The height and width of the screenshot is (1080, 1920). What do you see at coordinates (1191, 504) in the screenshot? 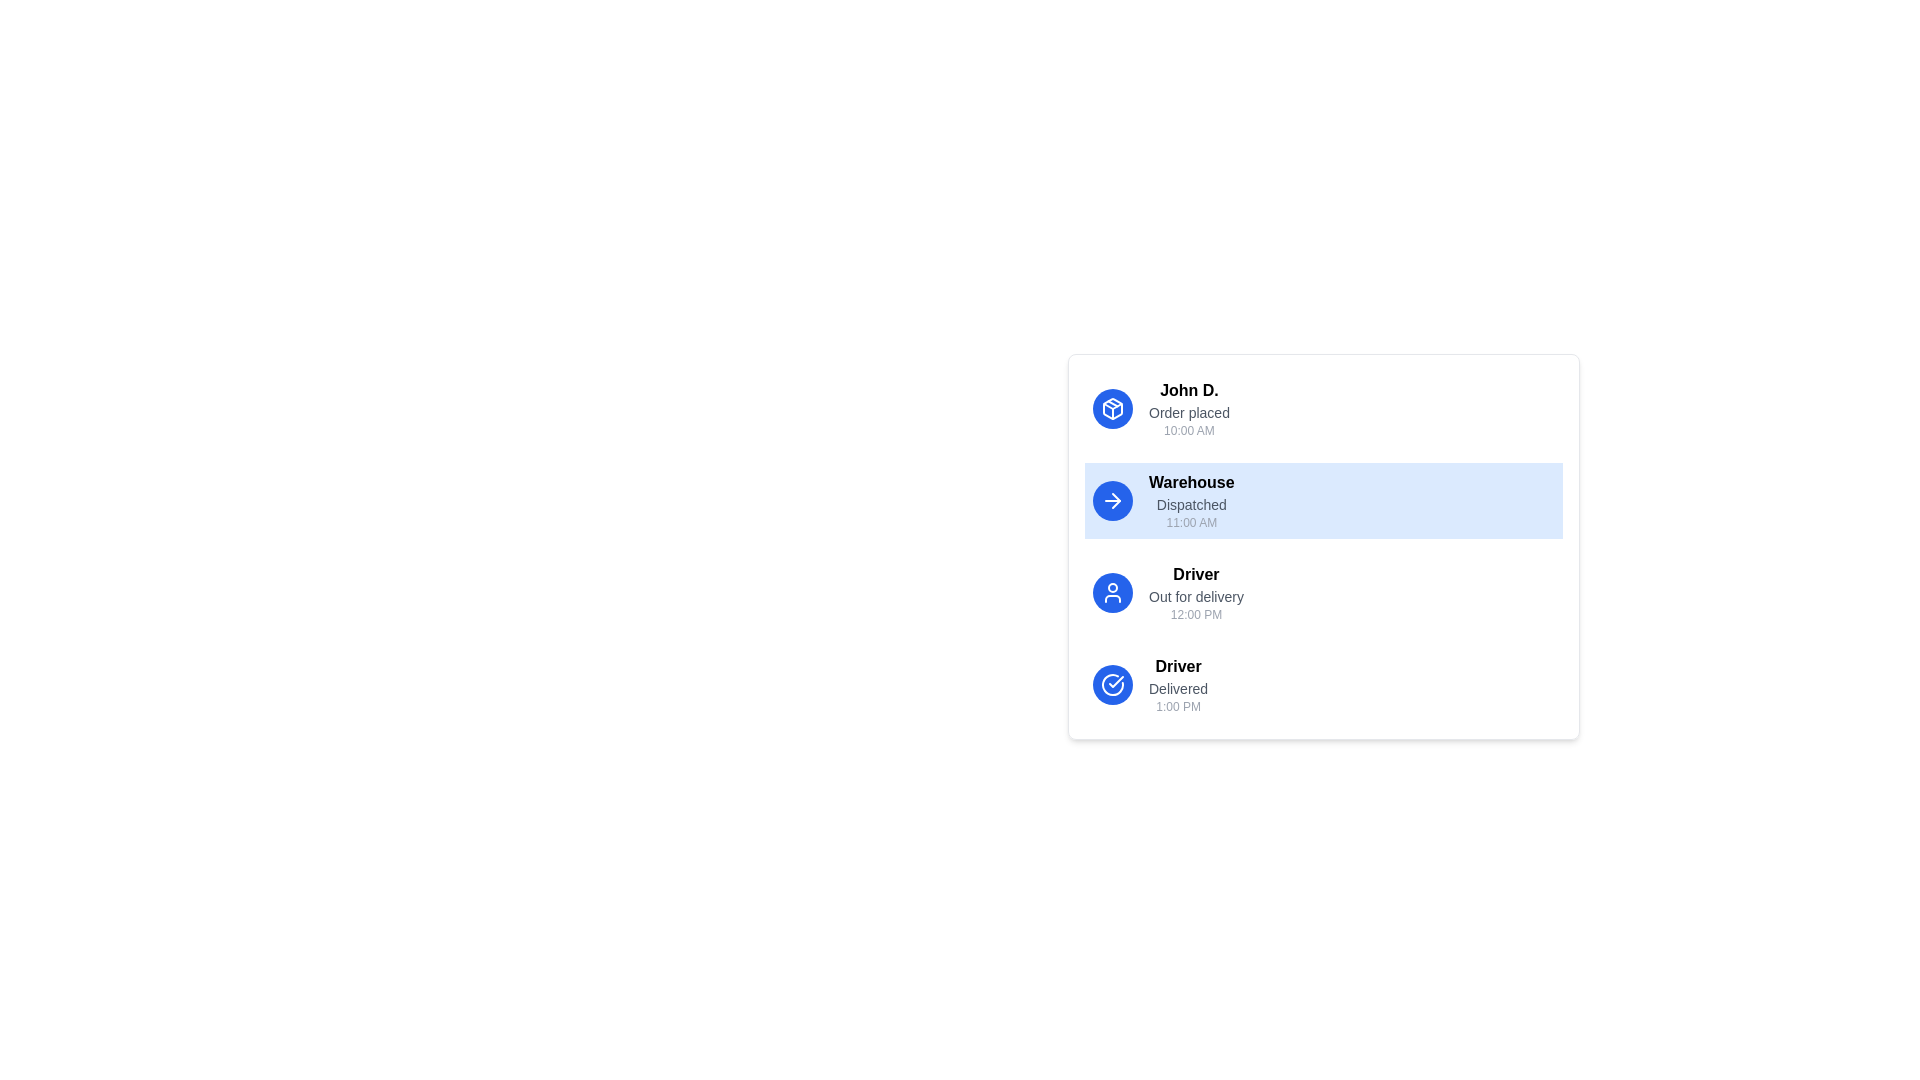
I see `the label that indicates the status of the 'Warehouse' event, which specifies that the item has been dispatched, positioned between the 'Warehouse' label and the timestamp '11:00 AM'` at bounding box center [1191, 504].